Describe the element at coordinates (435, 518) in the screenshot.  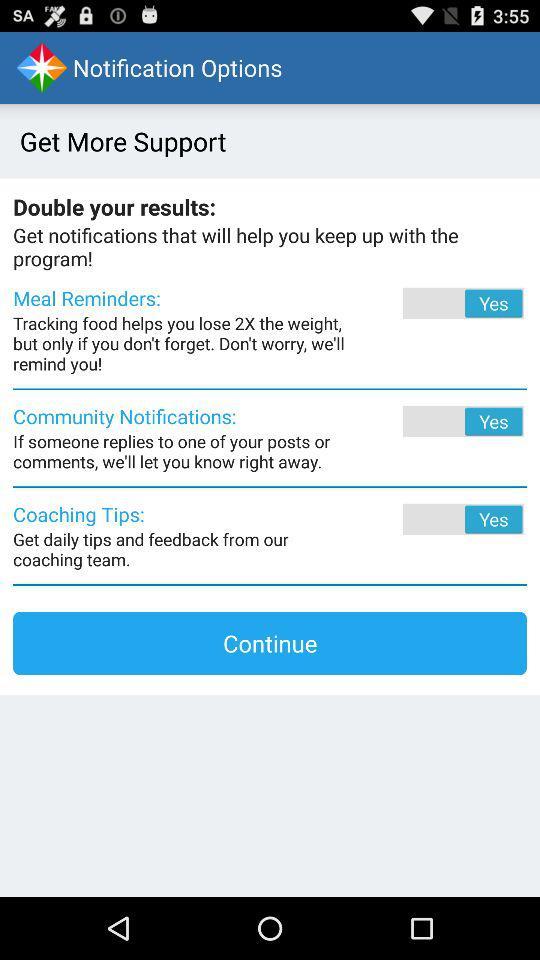
I see `coaching tips toggle` at that location.